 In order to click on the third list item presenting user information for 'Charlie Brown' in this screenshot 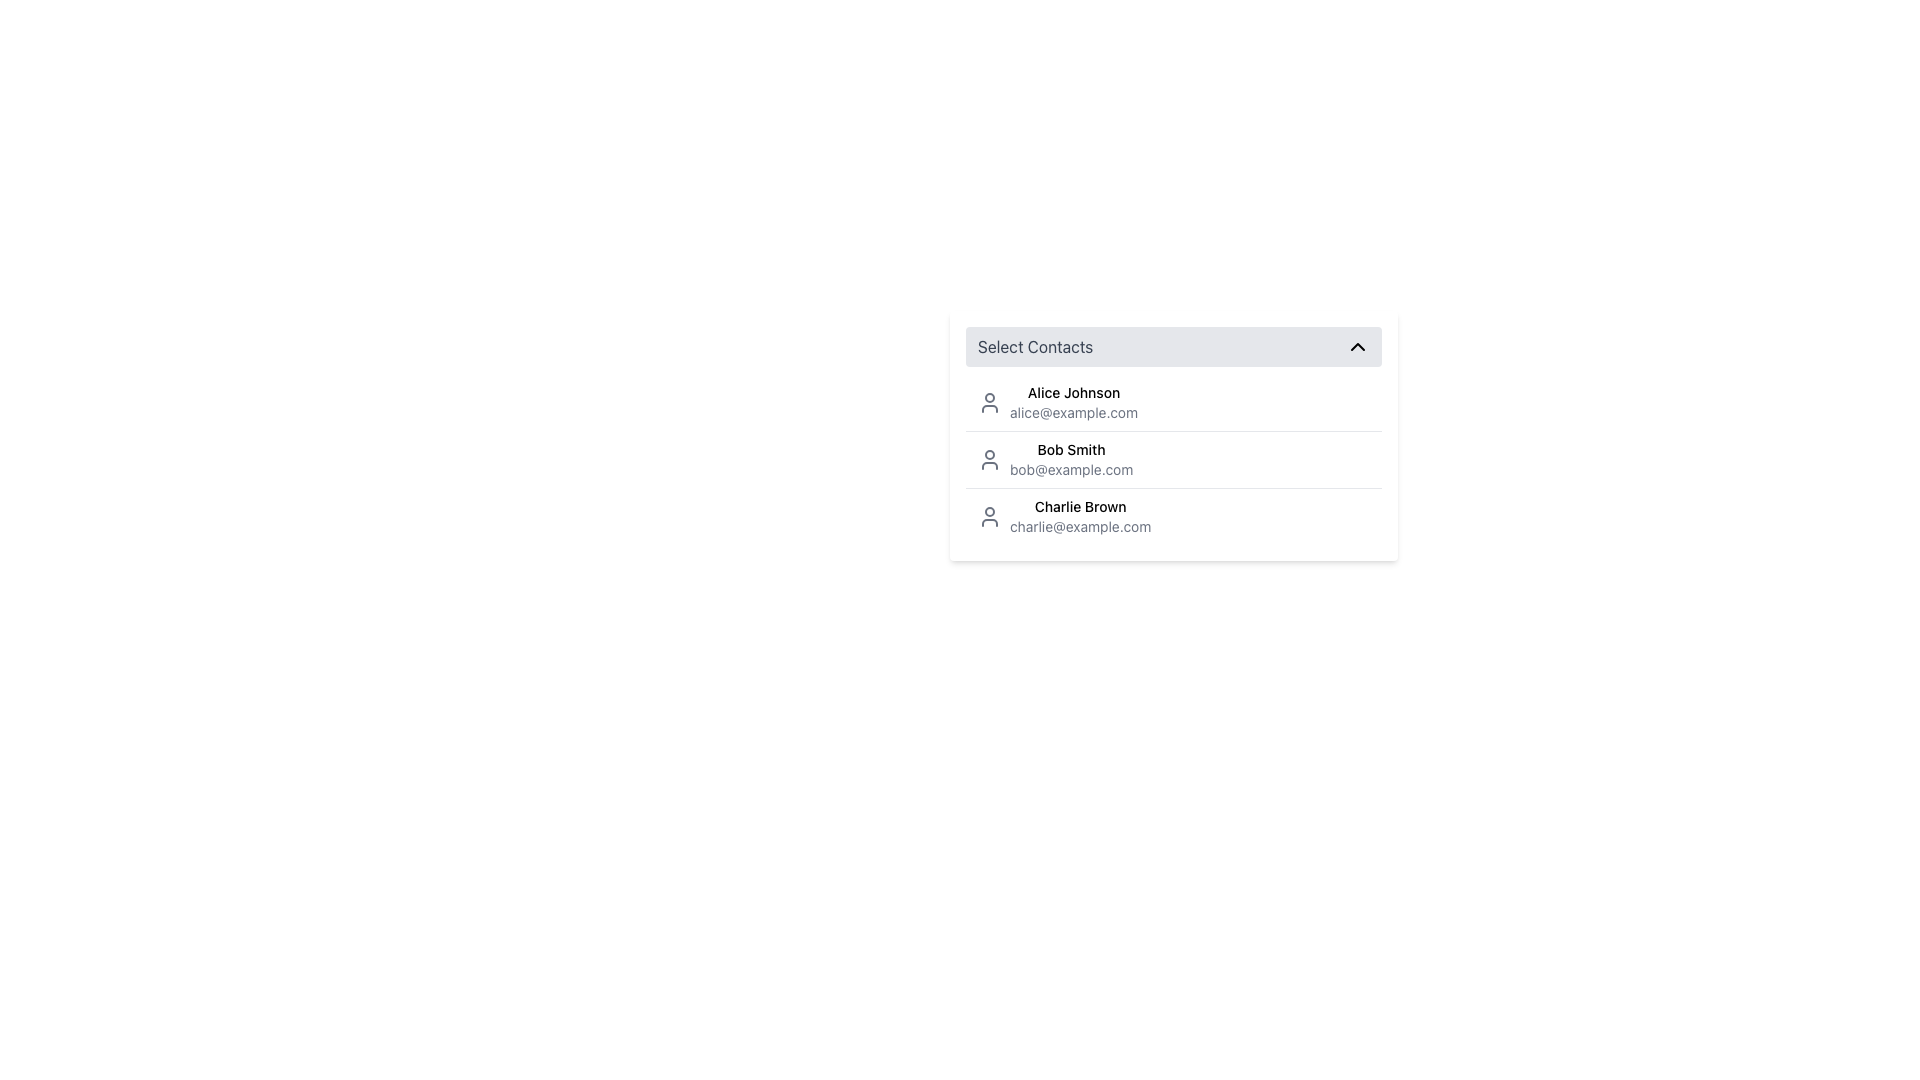, I will do `click(1063, 515)`.